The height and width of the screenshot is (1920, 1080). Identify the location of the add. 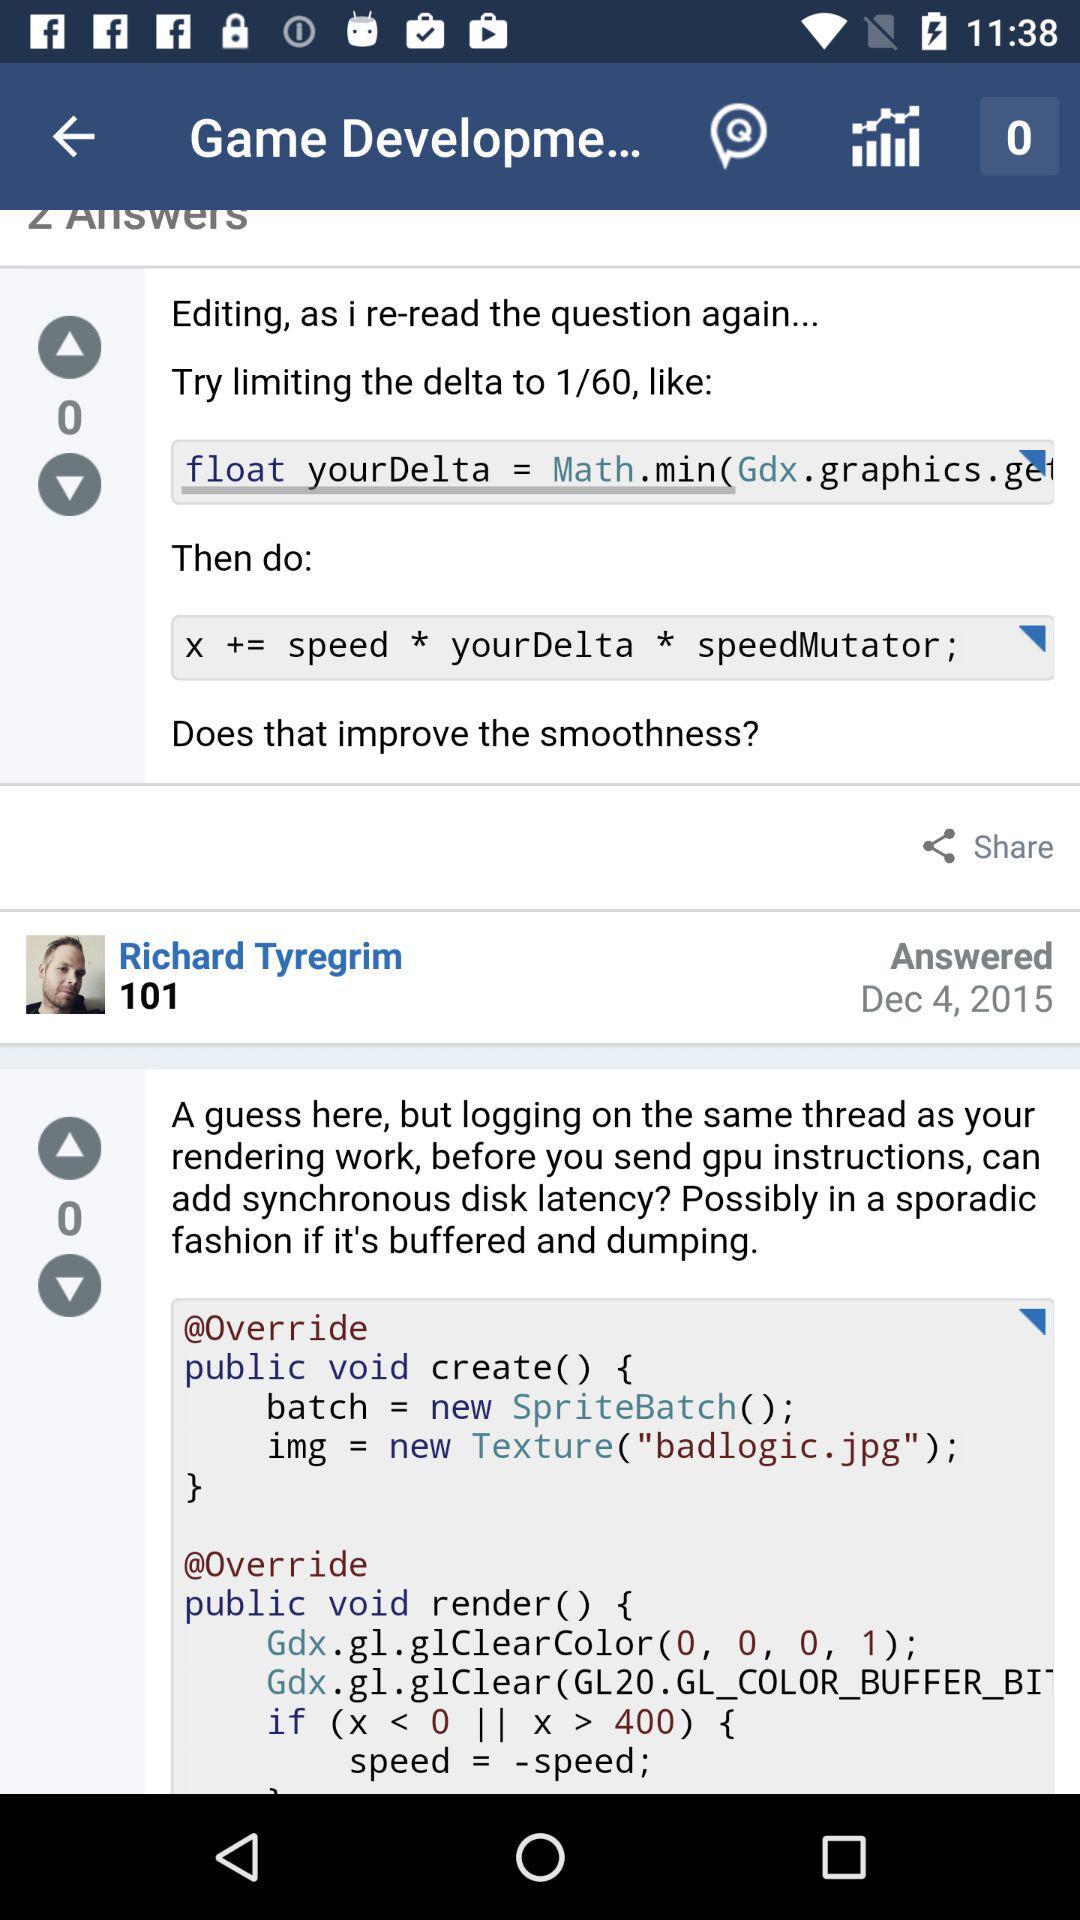
(68, 347).